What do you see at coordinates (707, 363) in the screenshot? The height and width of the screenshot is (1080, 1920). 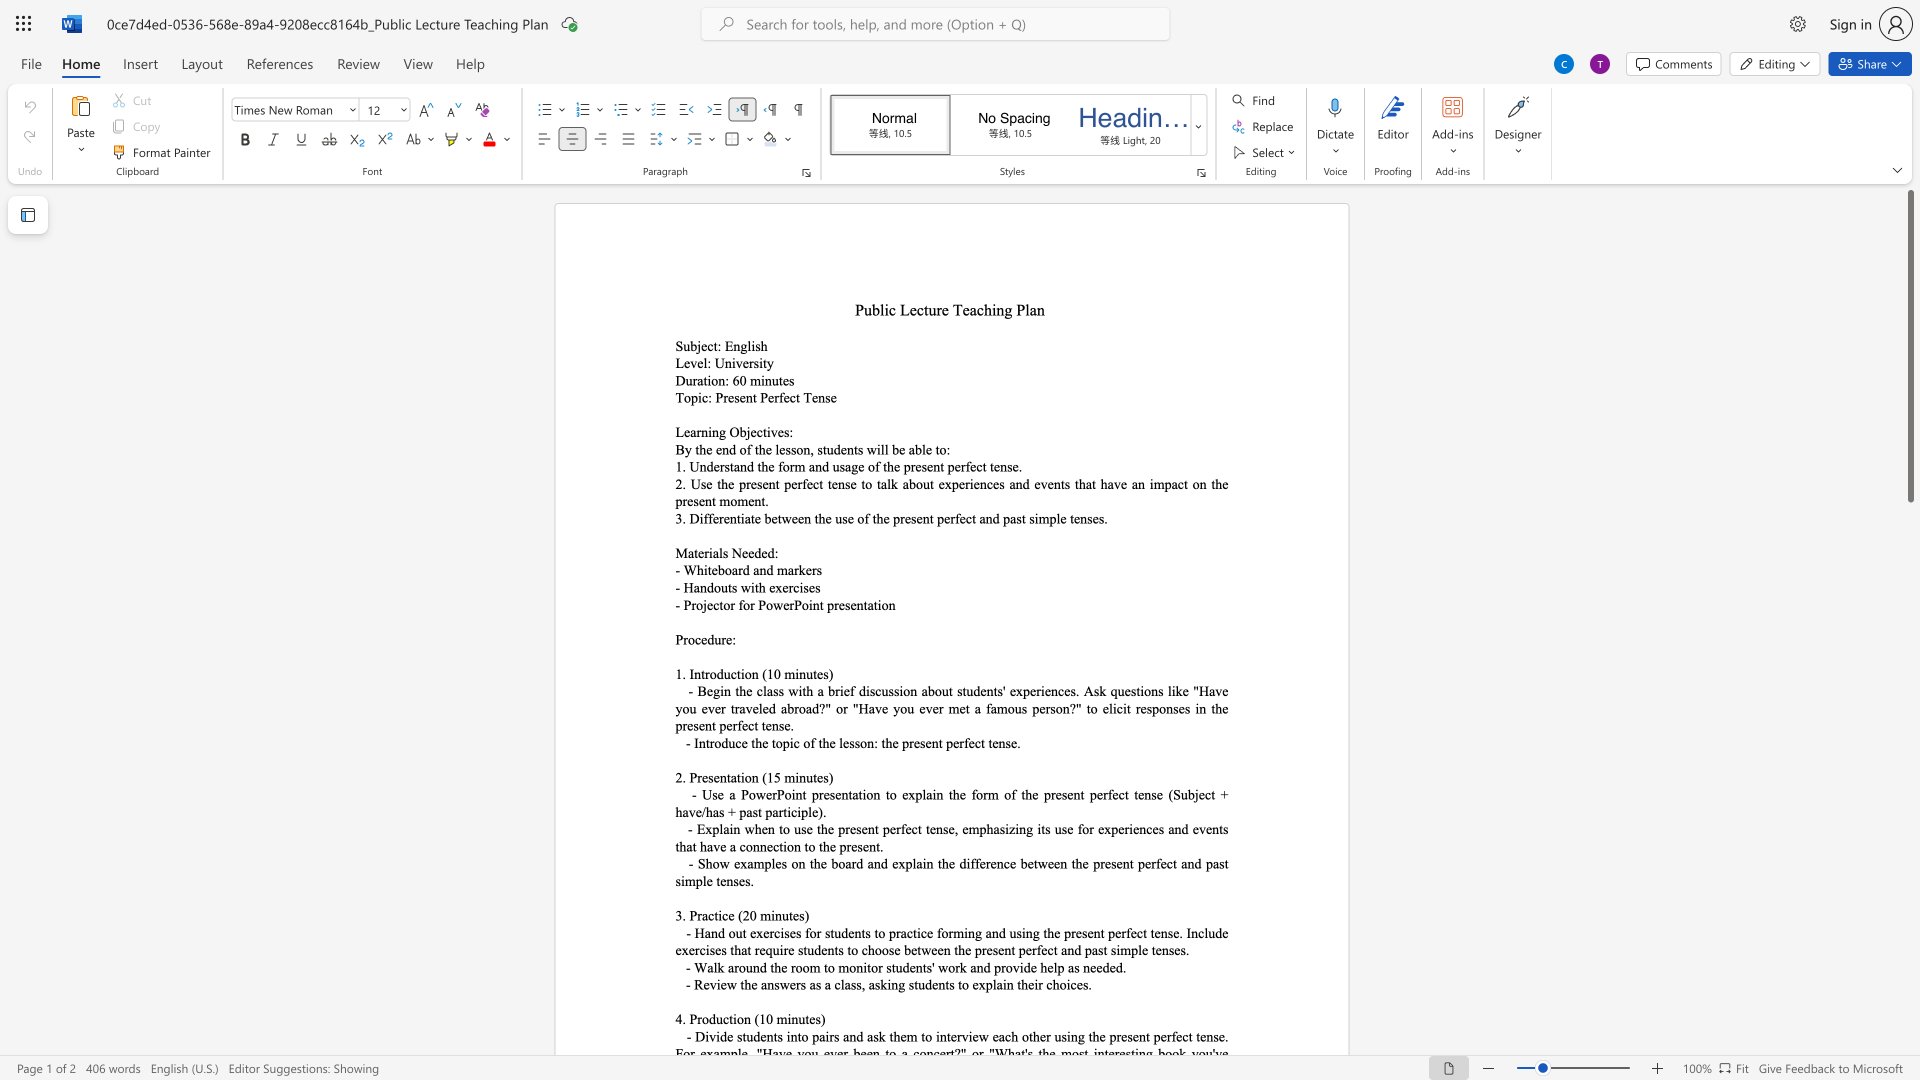 I see `the space between the continuous character "l" and ":" in the text` at bounding box center [707, 363].